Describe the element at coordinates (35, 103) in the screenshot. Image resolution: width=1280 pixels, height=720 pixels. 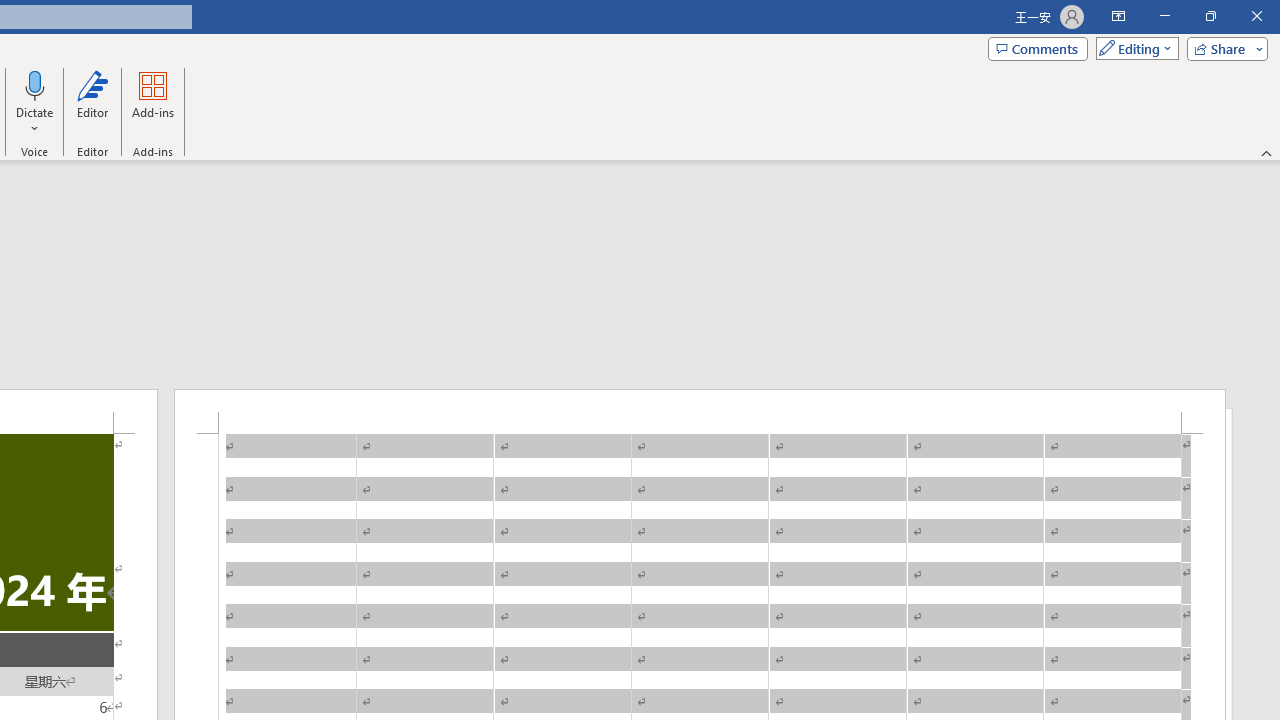
I see `'Dictate'` at that location.